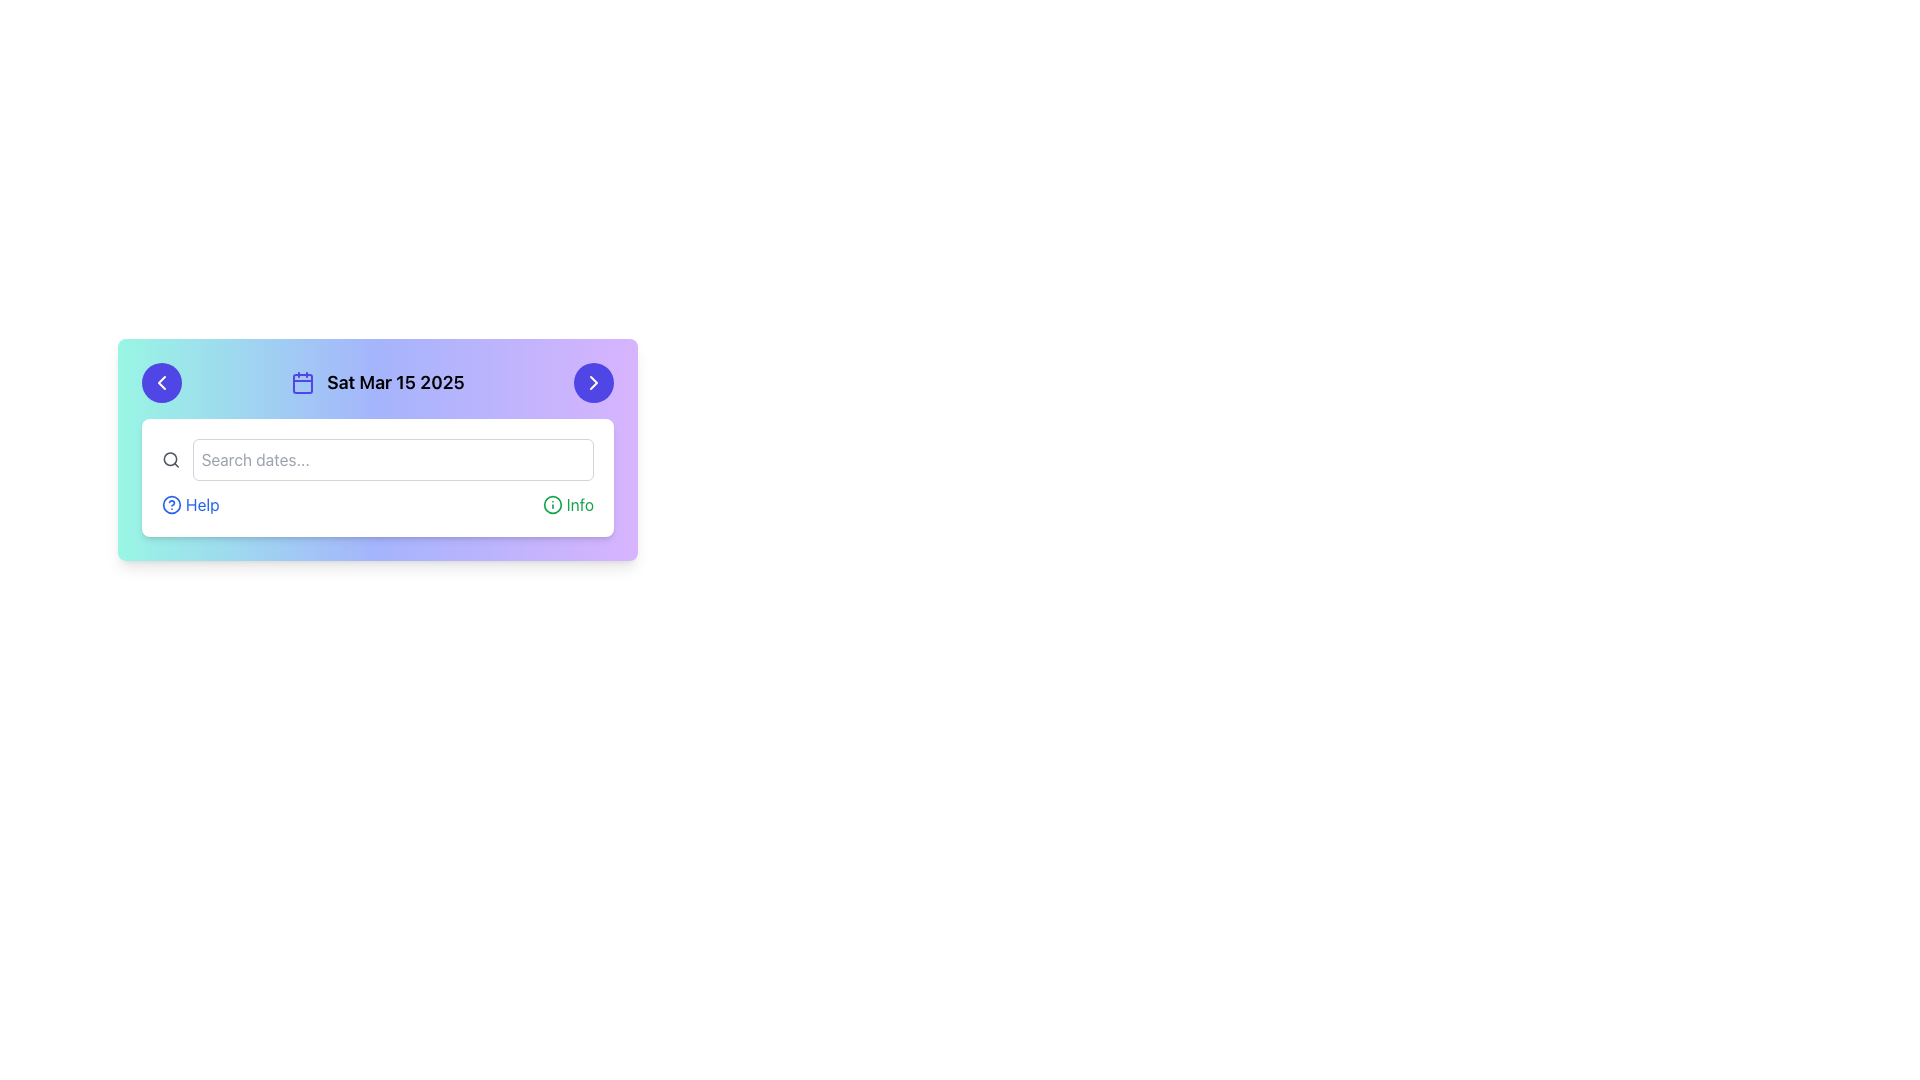 Image resolution: width=1920 pixels, height=1080 pixels. Describe the element at coordinates (302, 384) in the screenshot. I see `the rounded rectangle within the calendar icon that precedes the text 'Sat Mar 15 2025' in the header bar` at that location.